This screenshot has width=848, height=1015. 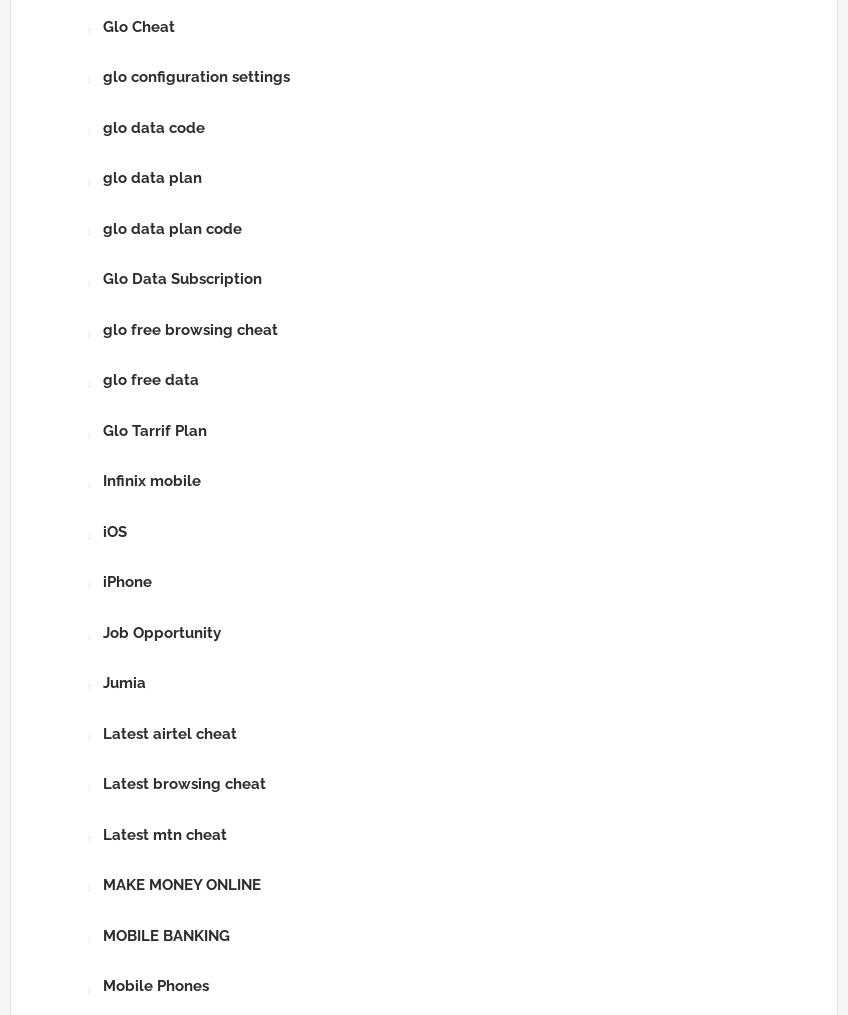 What do you see at coordinates (154, 429) in the screenshot?
I see `'Glo Tarrif Plan'` at bounding box center [154, 429].